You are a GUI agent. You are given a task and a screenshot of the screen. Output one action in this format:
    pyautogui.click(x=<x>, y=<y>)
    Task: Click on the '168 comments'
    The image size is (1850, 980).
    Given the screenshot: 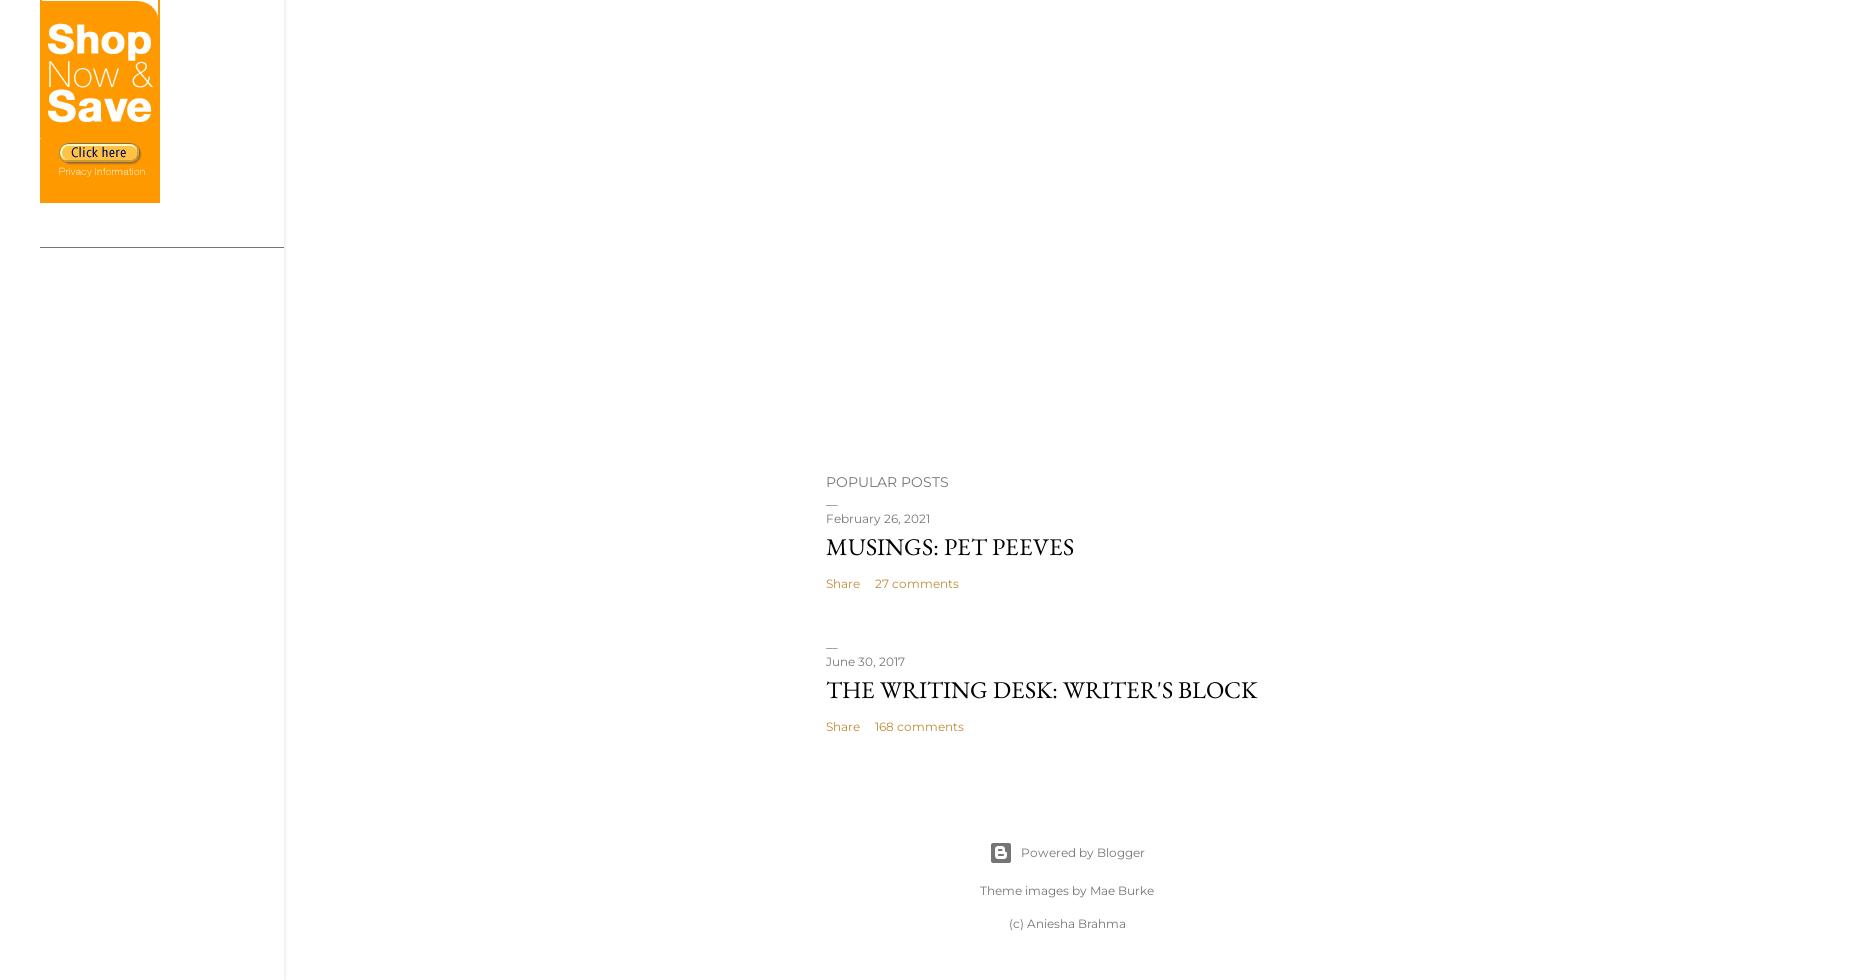 What is the action you would take?
    pyautogui.click(x=919, y=726)
    